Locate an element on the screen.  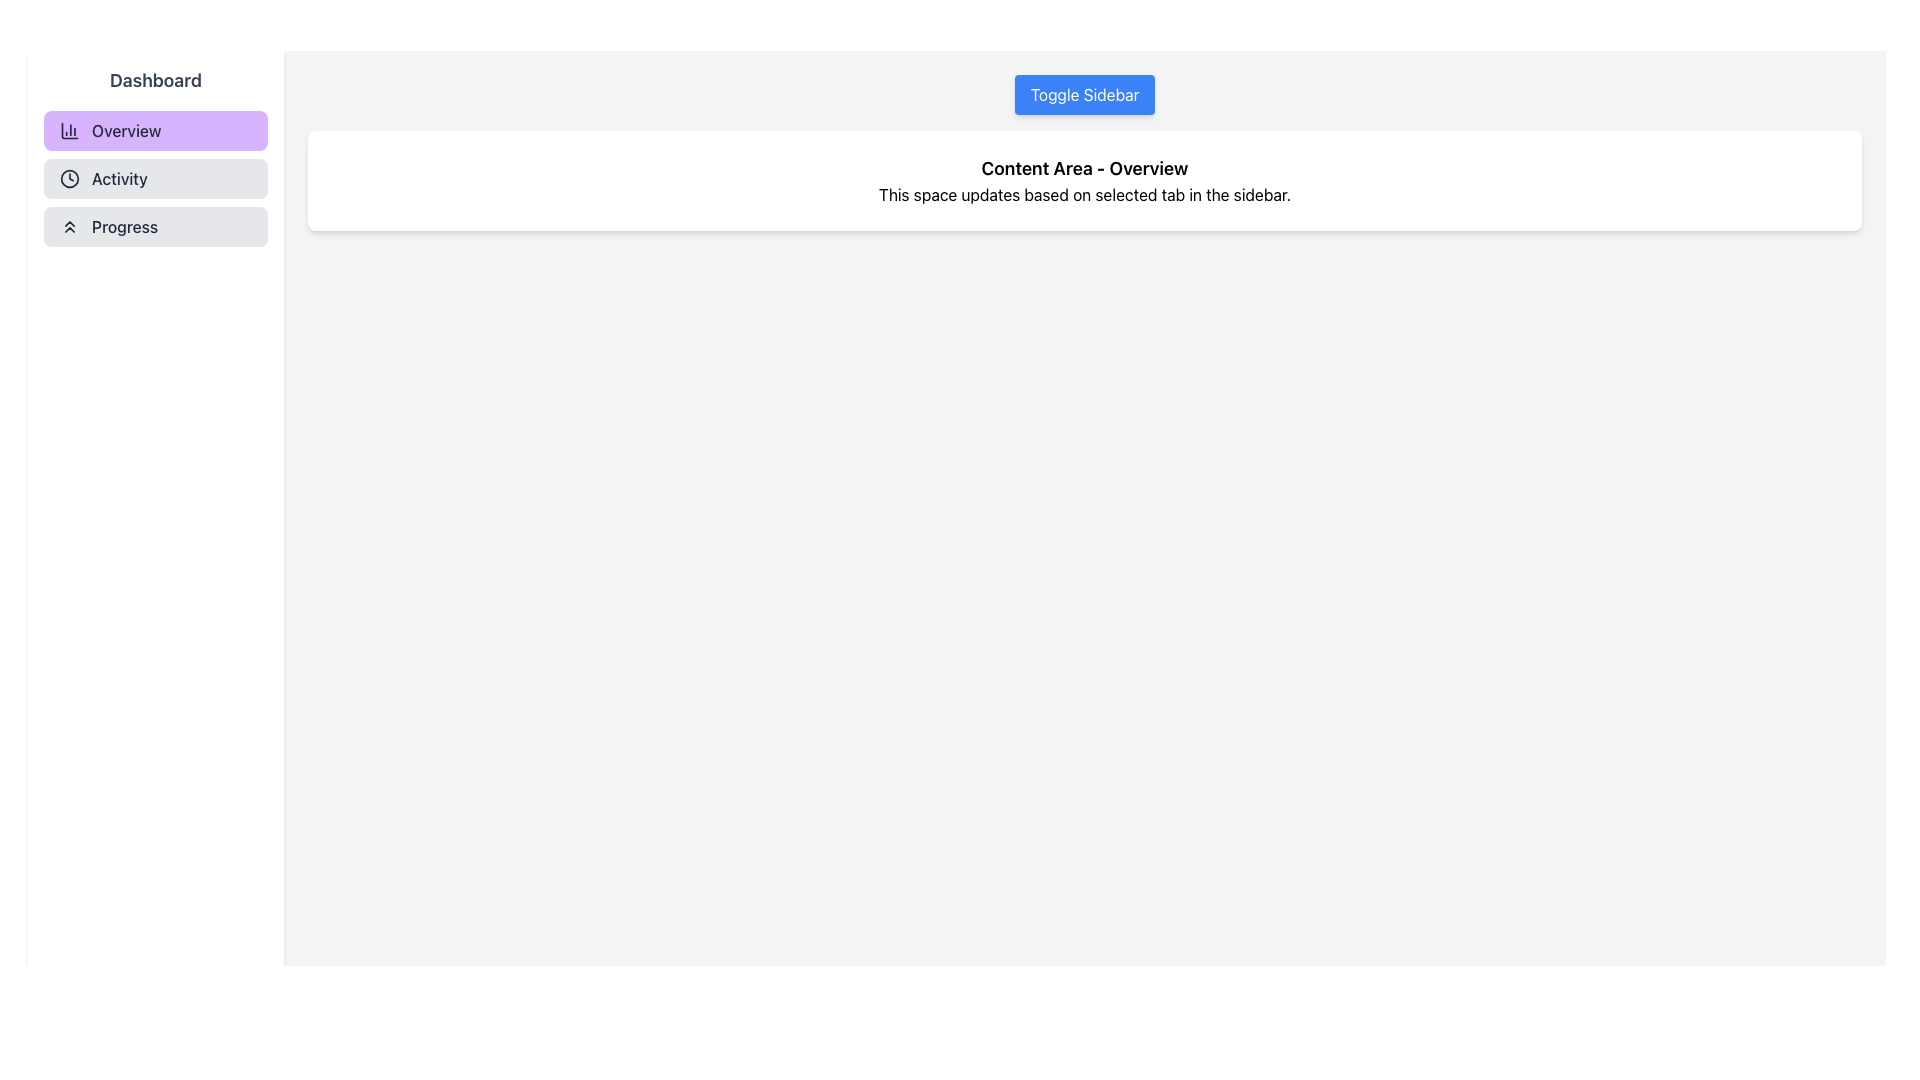
the SVG circle element resembling a clock face located in the 'Activity' section of the dashboard is located at coordinates (70, 177).